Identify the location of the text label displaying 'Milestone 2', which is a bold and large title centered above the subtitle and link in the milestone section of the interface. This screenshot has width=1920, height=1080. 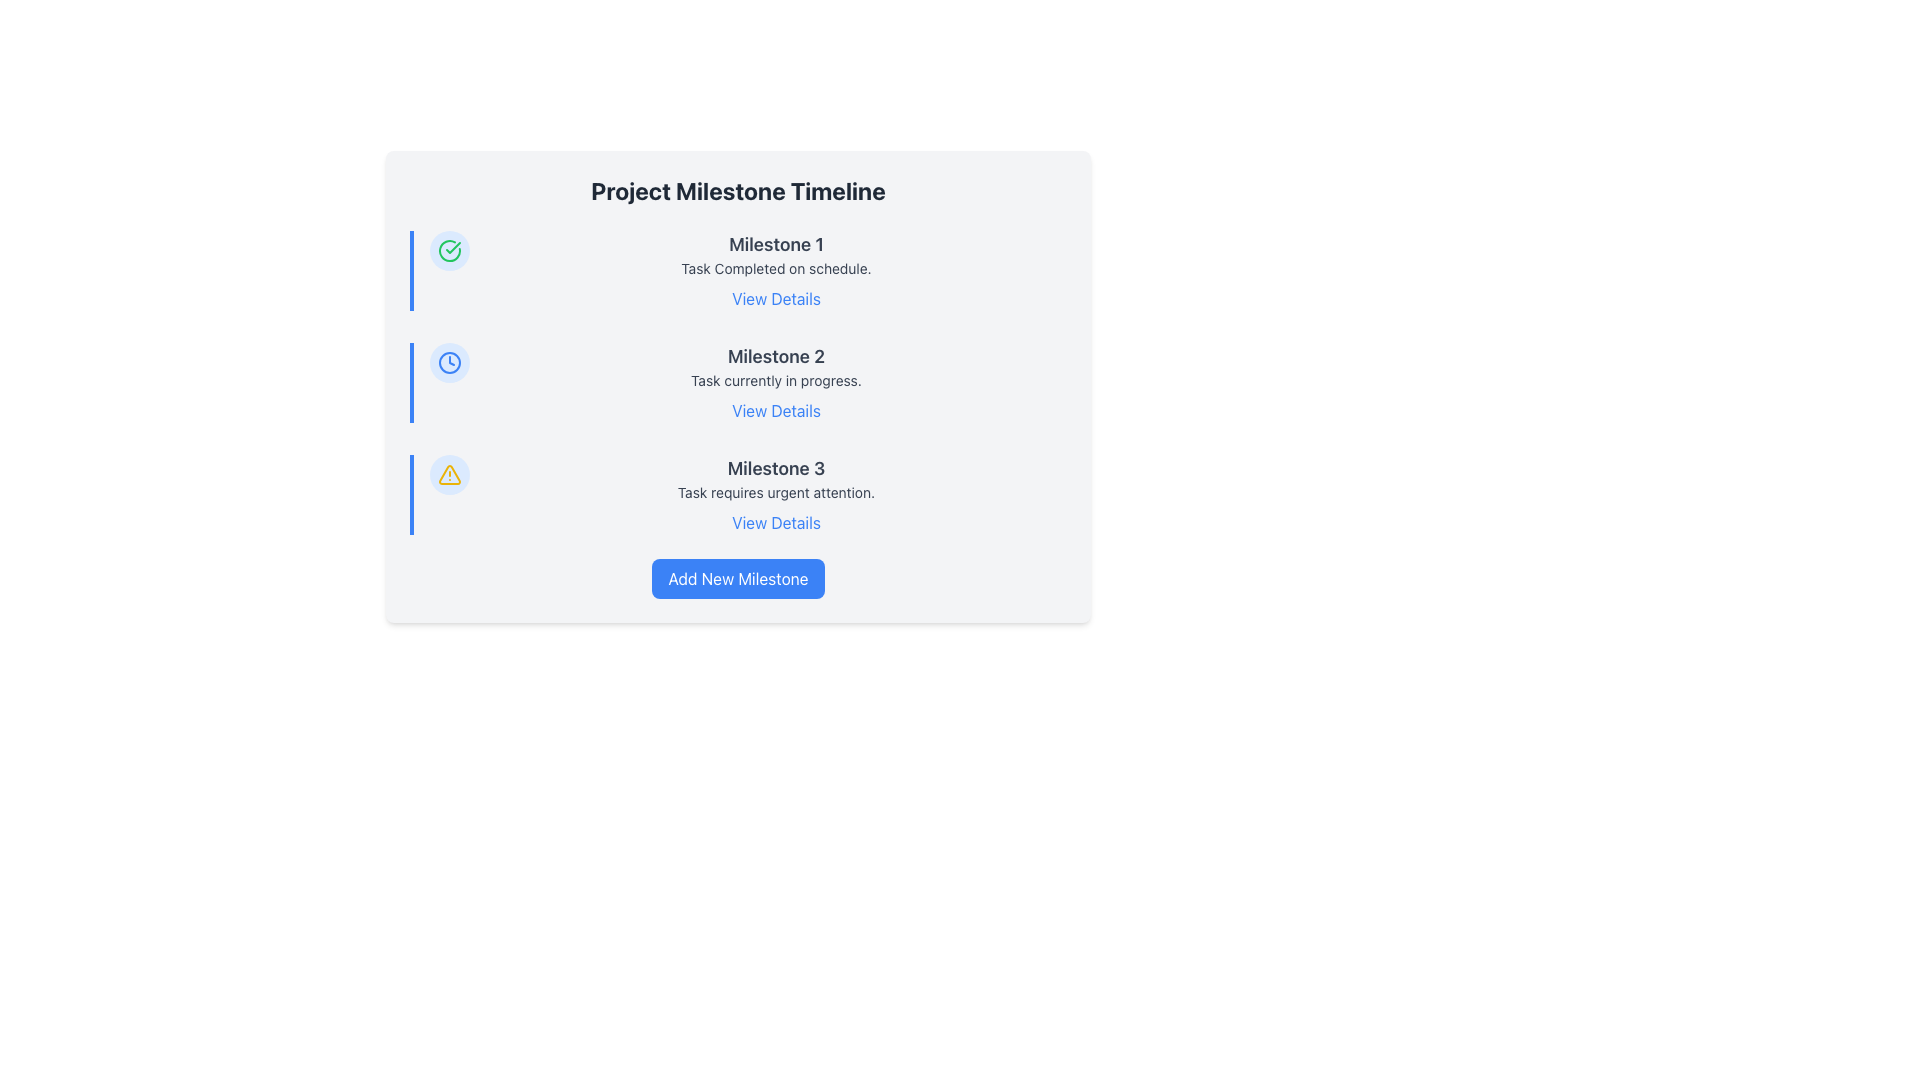
(775, 356).